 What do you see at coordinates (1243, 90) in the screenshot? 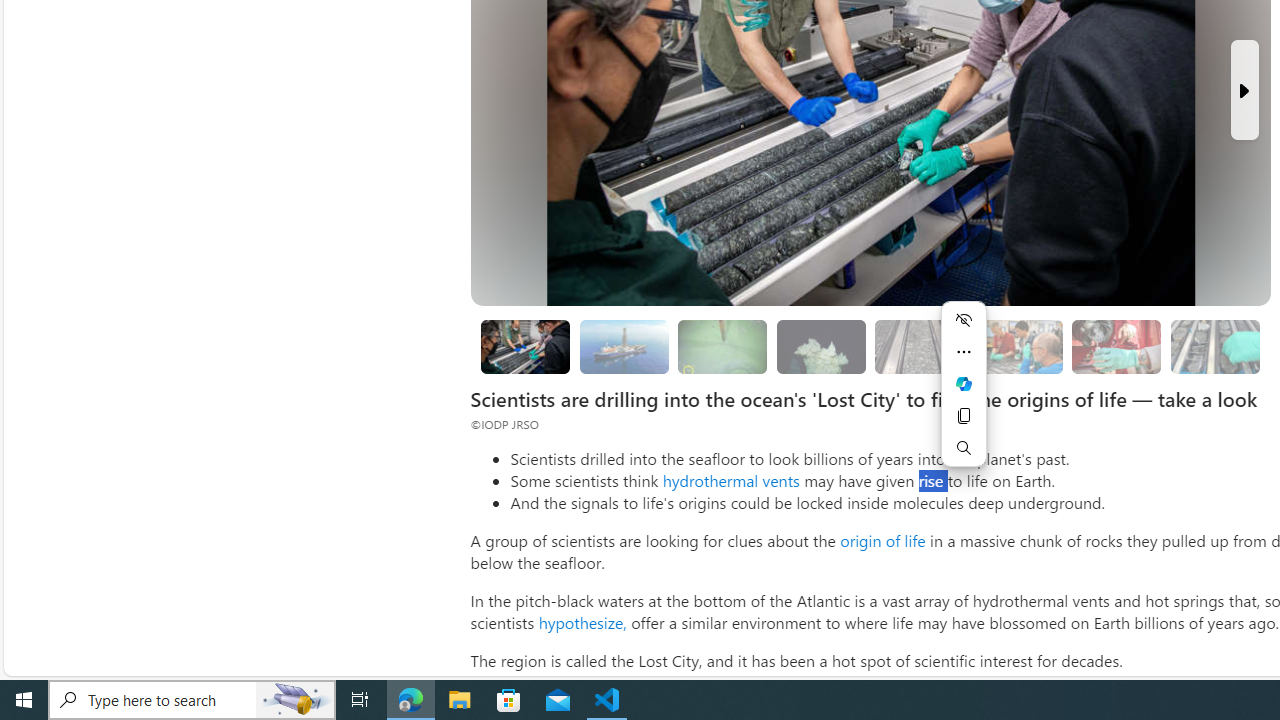
I see `'Next Slide'` at bounding box center [1243, 90].